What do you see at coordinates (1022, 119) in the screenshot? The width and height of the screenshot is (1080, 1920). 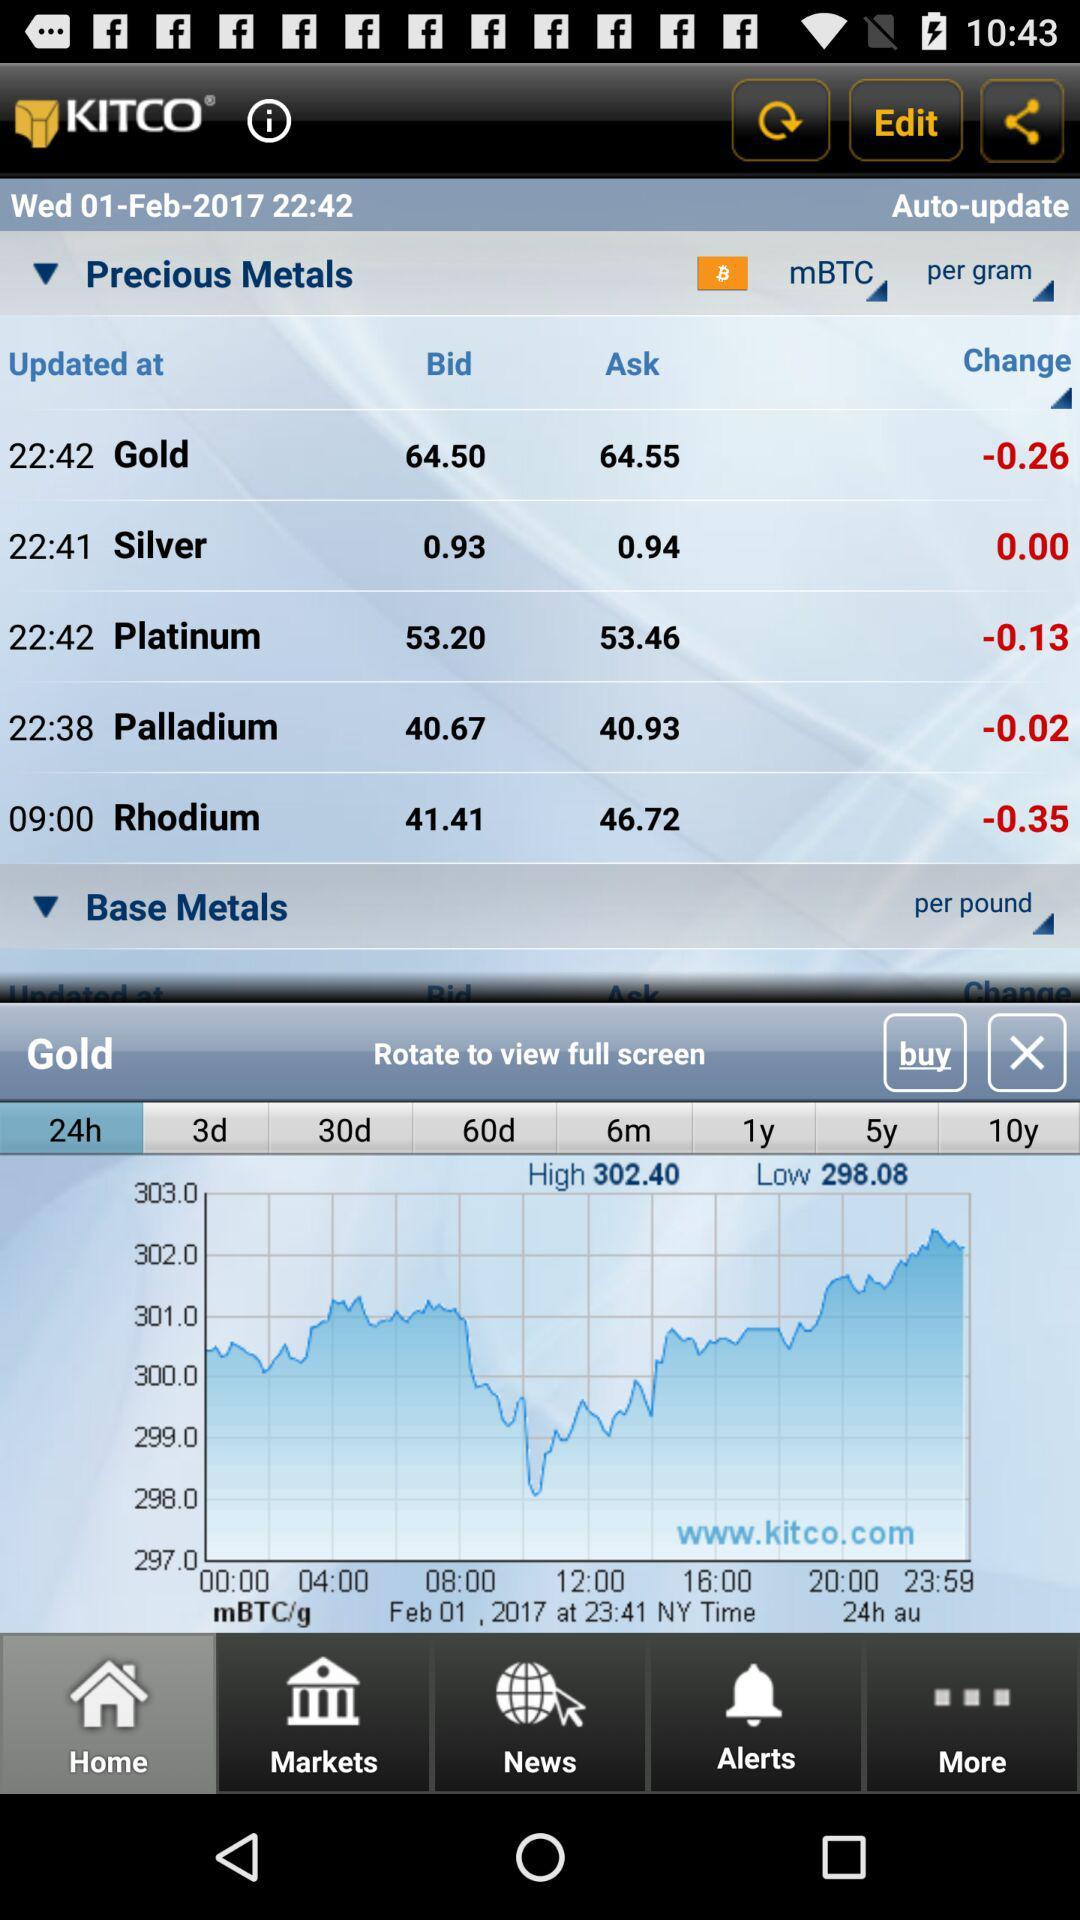 I see `share option` at bounding box center [1022, 119].